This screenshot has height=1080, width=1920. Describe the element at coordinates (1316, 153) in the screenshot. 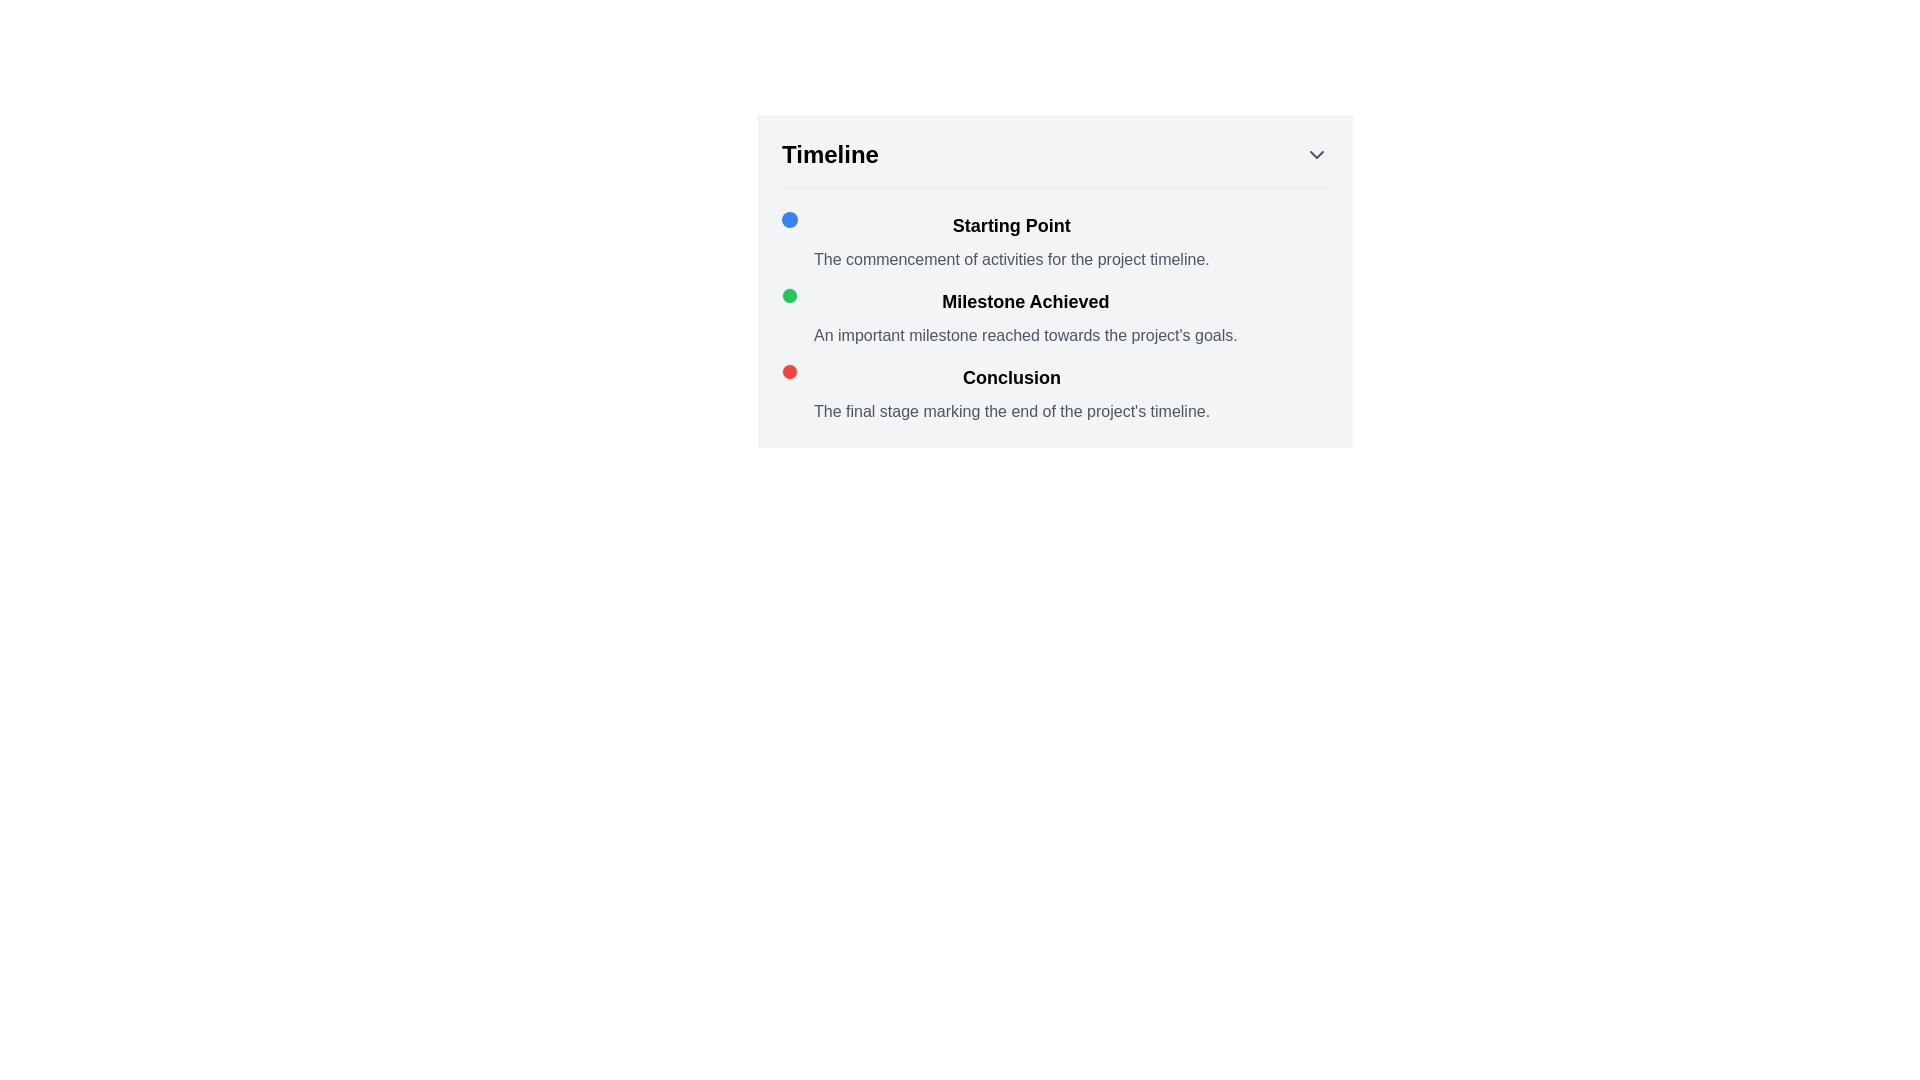

I see `the Icon Button located in the top-right corner of the 'Timeline' section` at that location.